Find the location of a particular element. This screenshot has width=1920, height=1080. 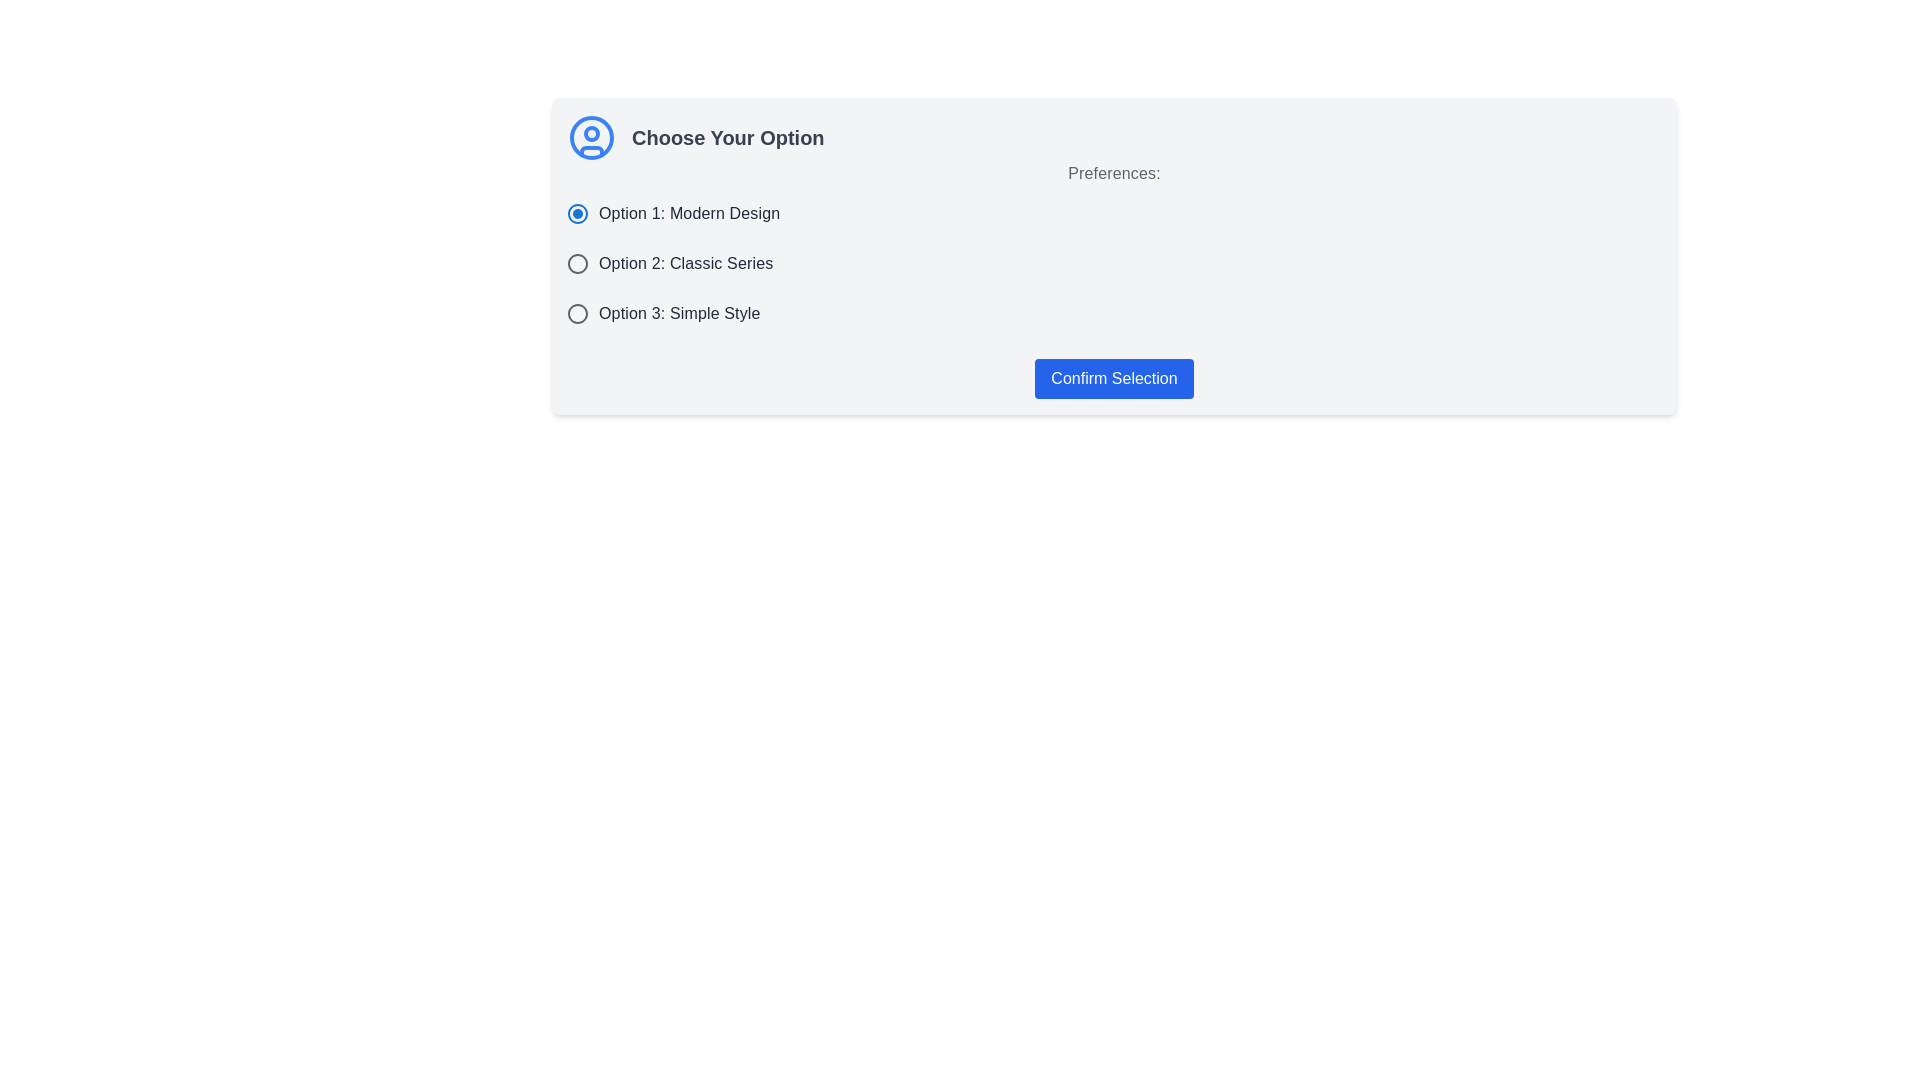

the text label that describes the first option in the 'Choose Your Option' section, which is positioned to the right of the circular radio button is located at coordinates (689, 213).